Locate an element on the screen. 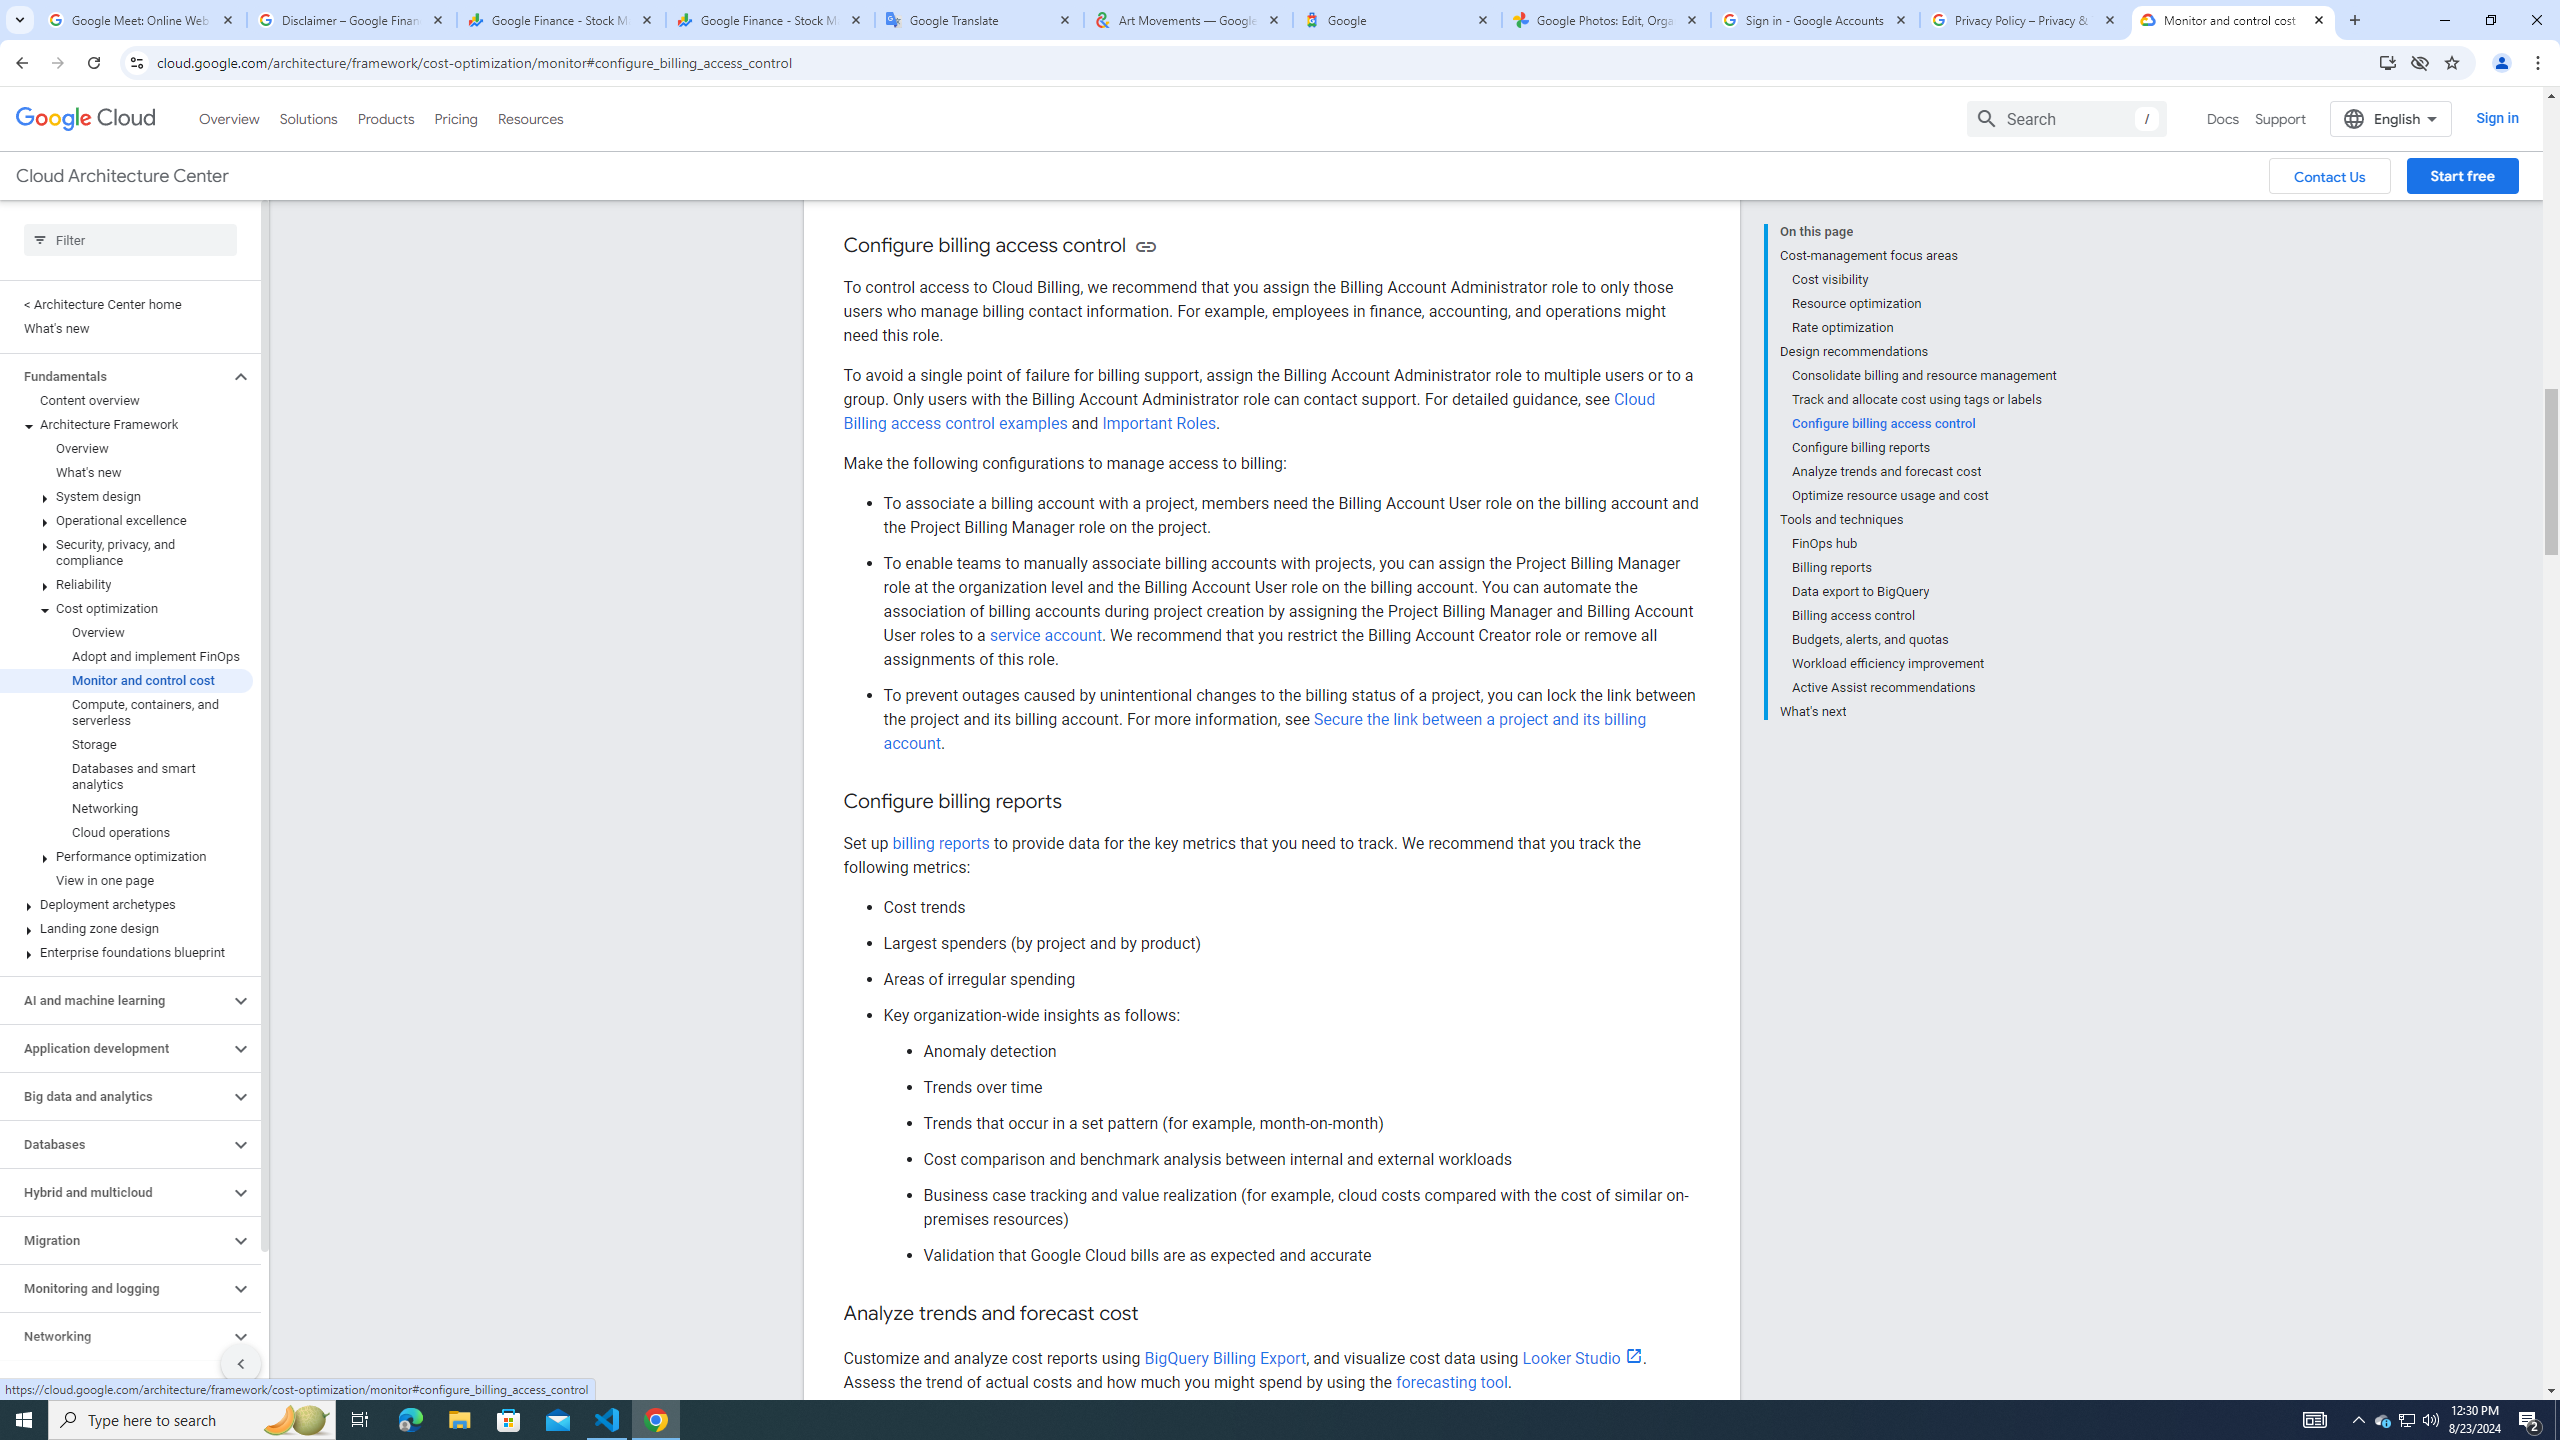  'Monitor and control cost' is located at coordinates (126, 681).